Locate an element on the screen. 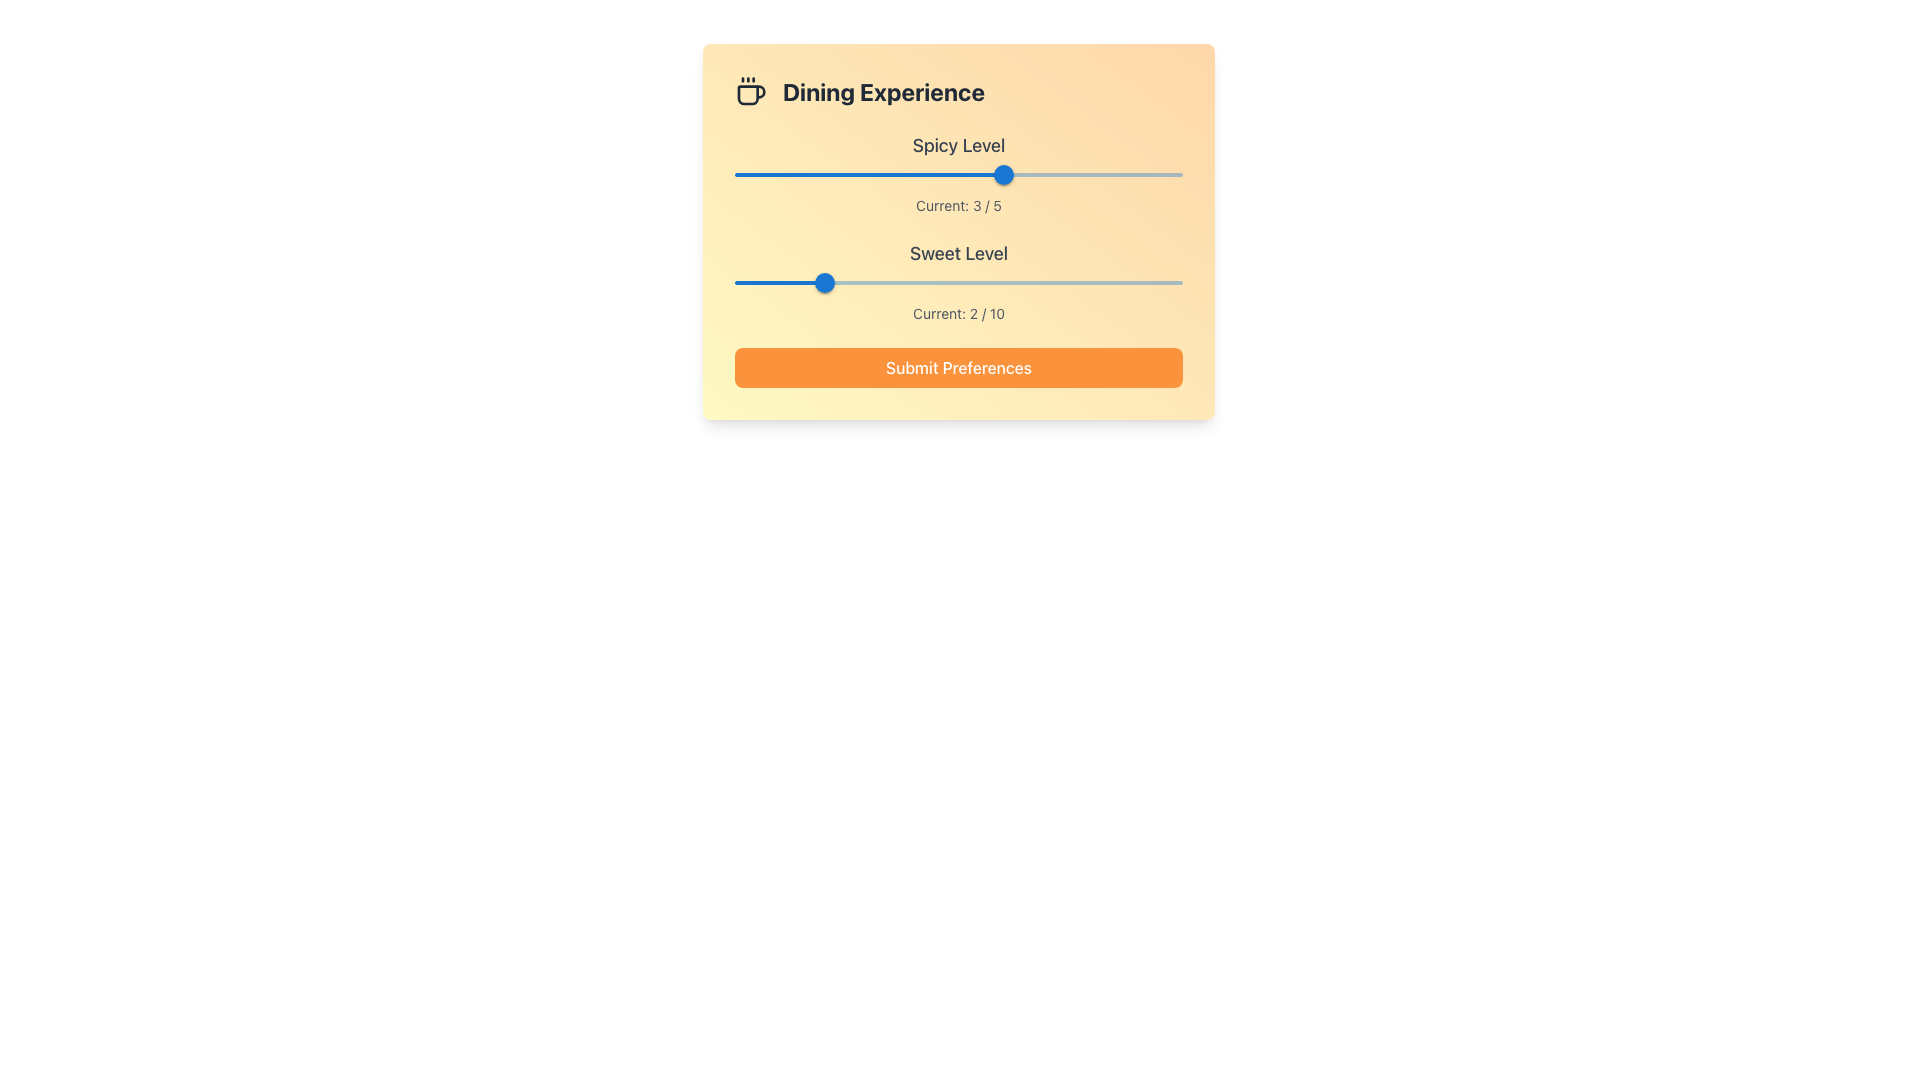  slider is located at coordinates (826, 282).